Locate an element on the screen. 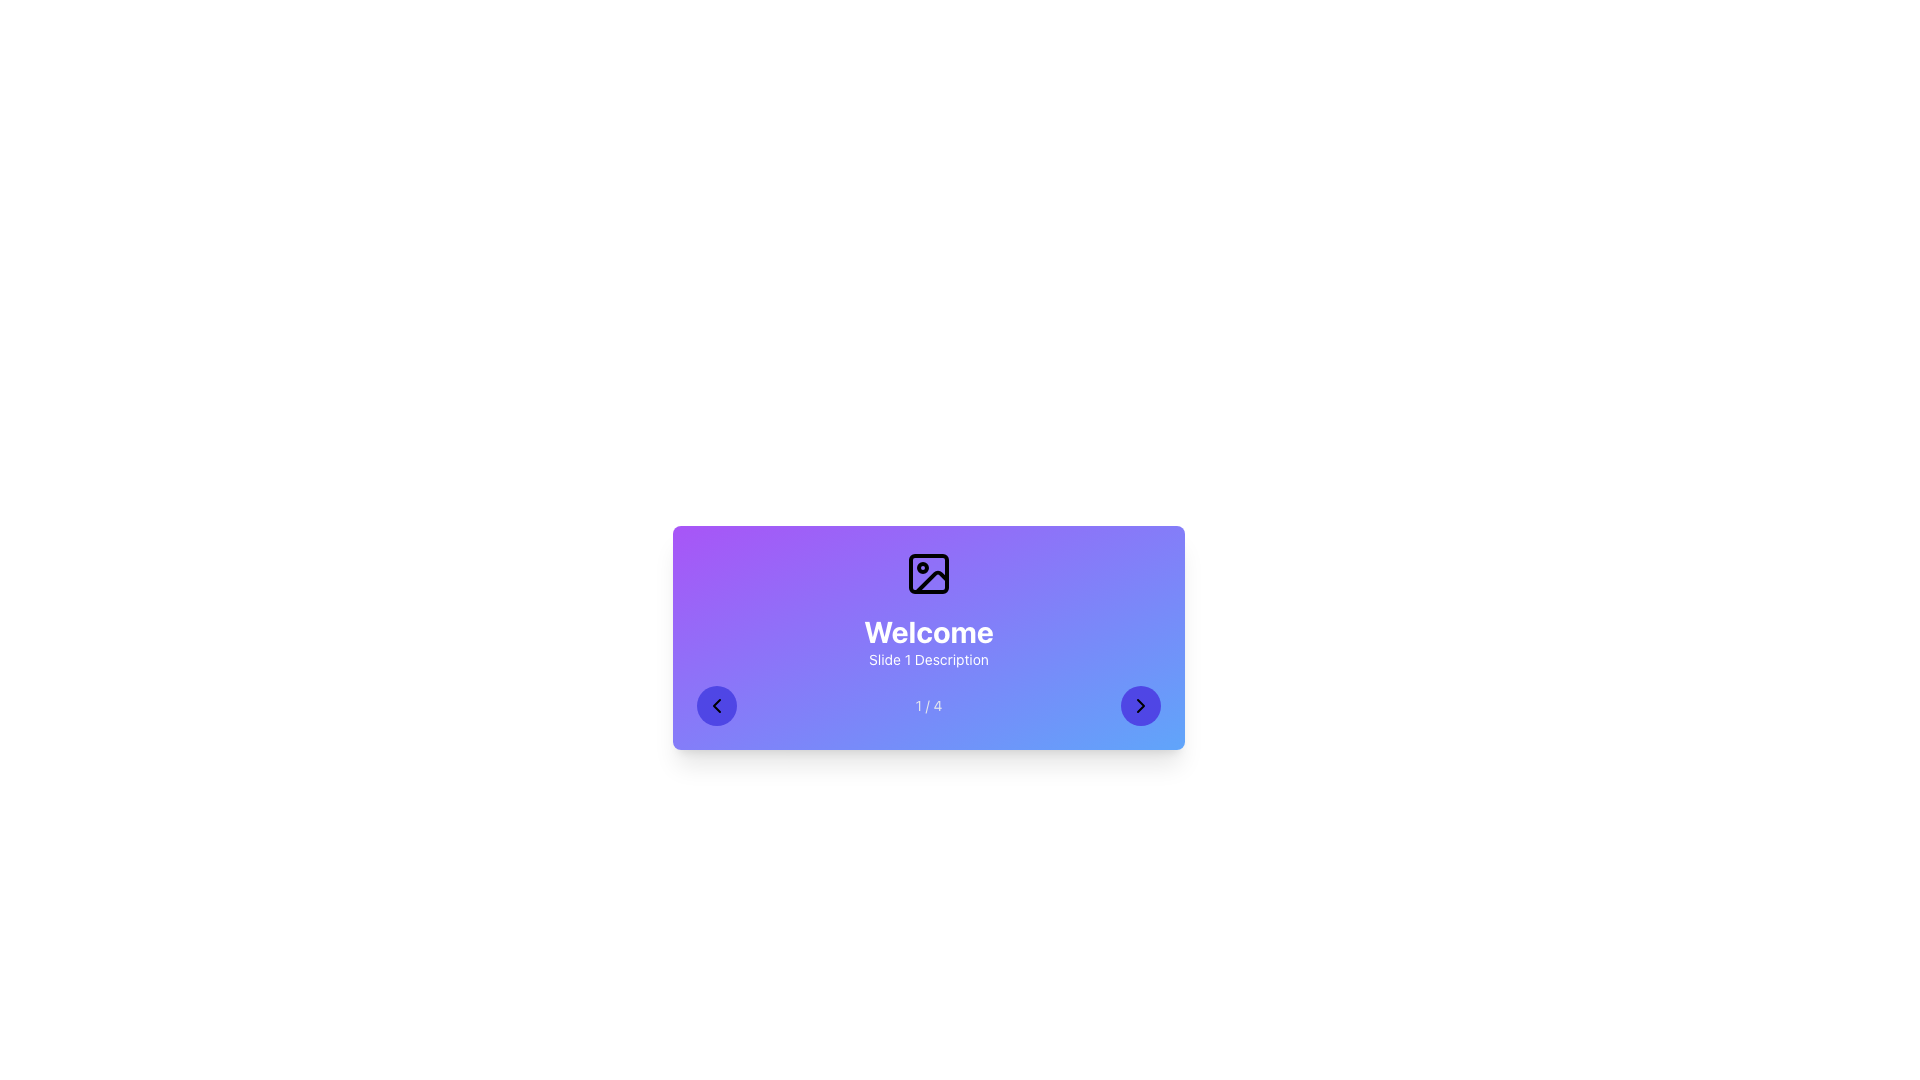 The image size is (1920, 1080). the centered photo icon within the card-style panel, which features a rounded frame and a decorative sun symbol is located at coordinates (928, 574).